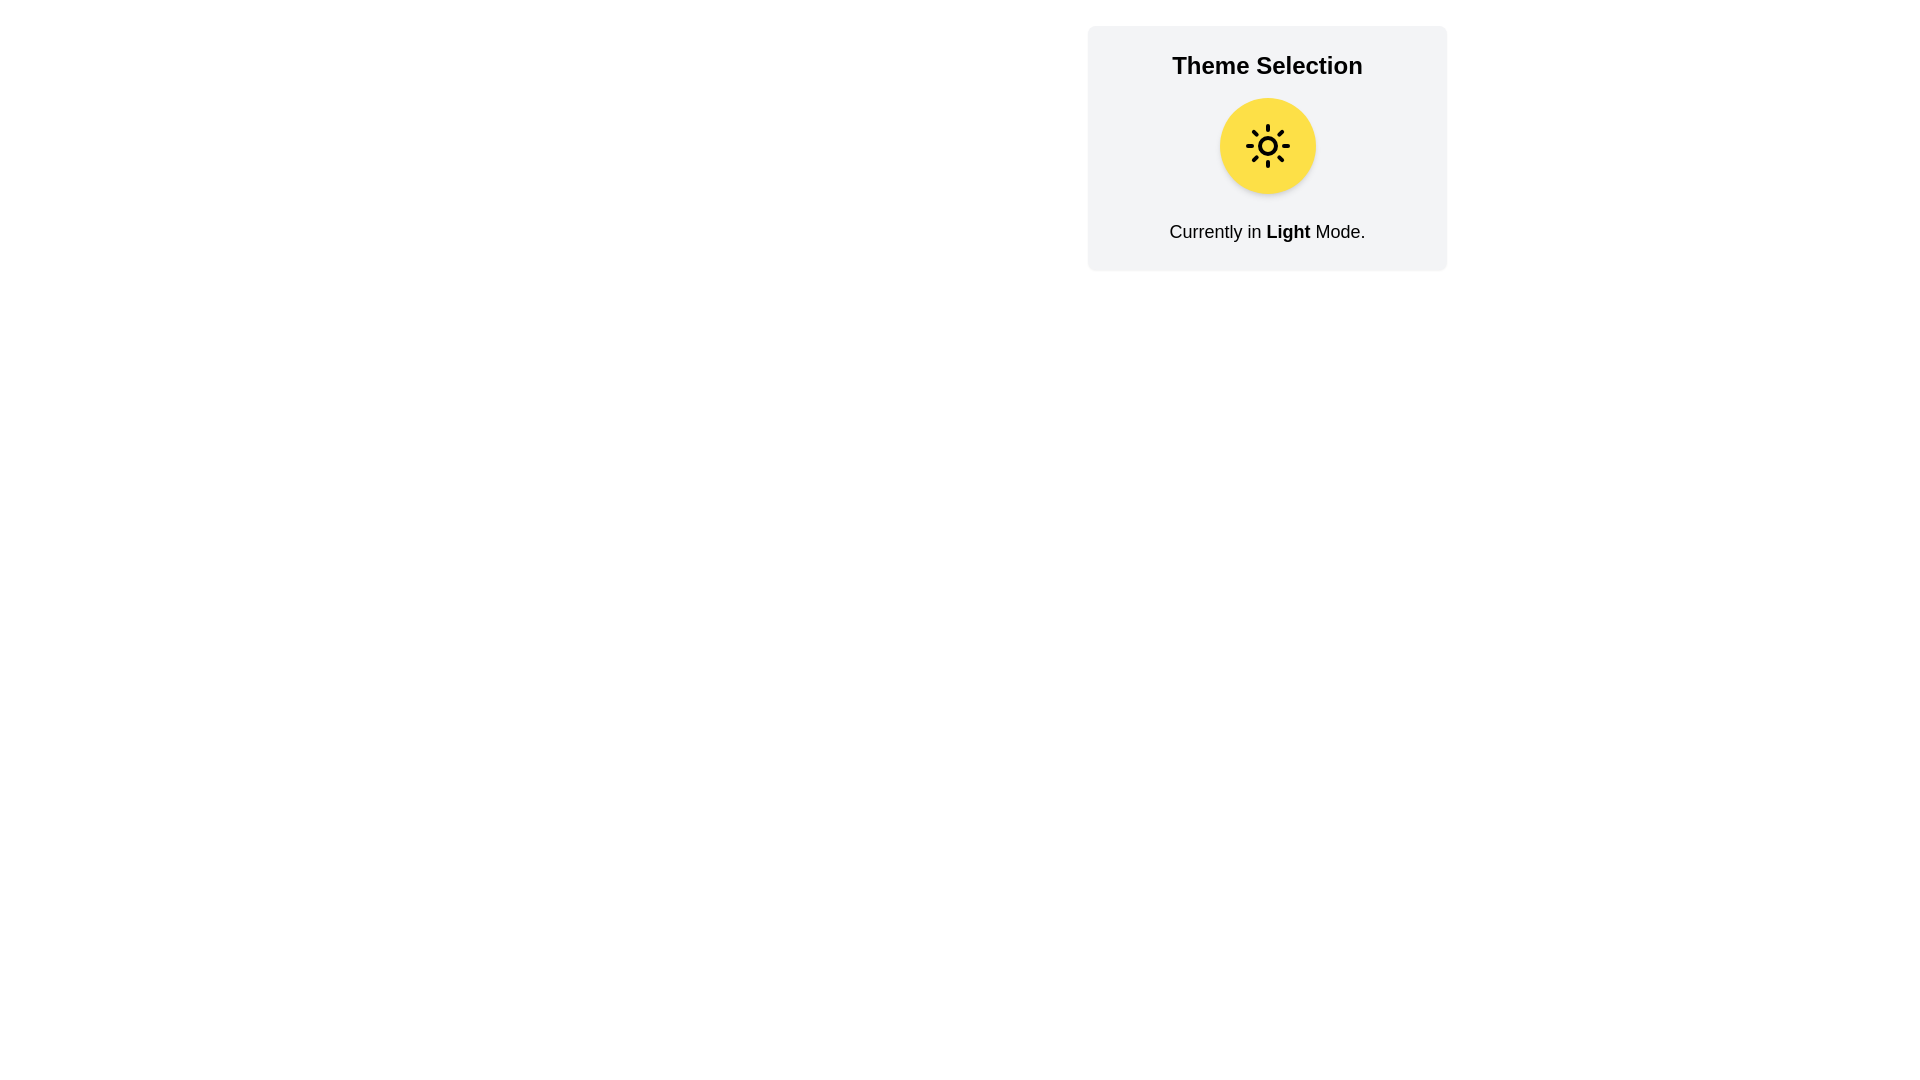  Describe the element at coordinates (1266, 145) in the screenshot. I see `the light mode theme toggle icon` at that location.